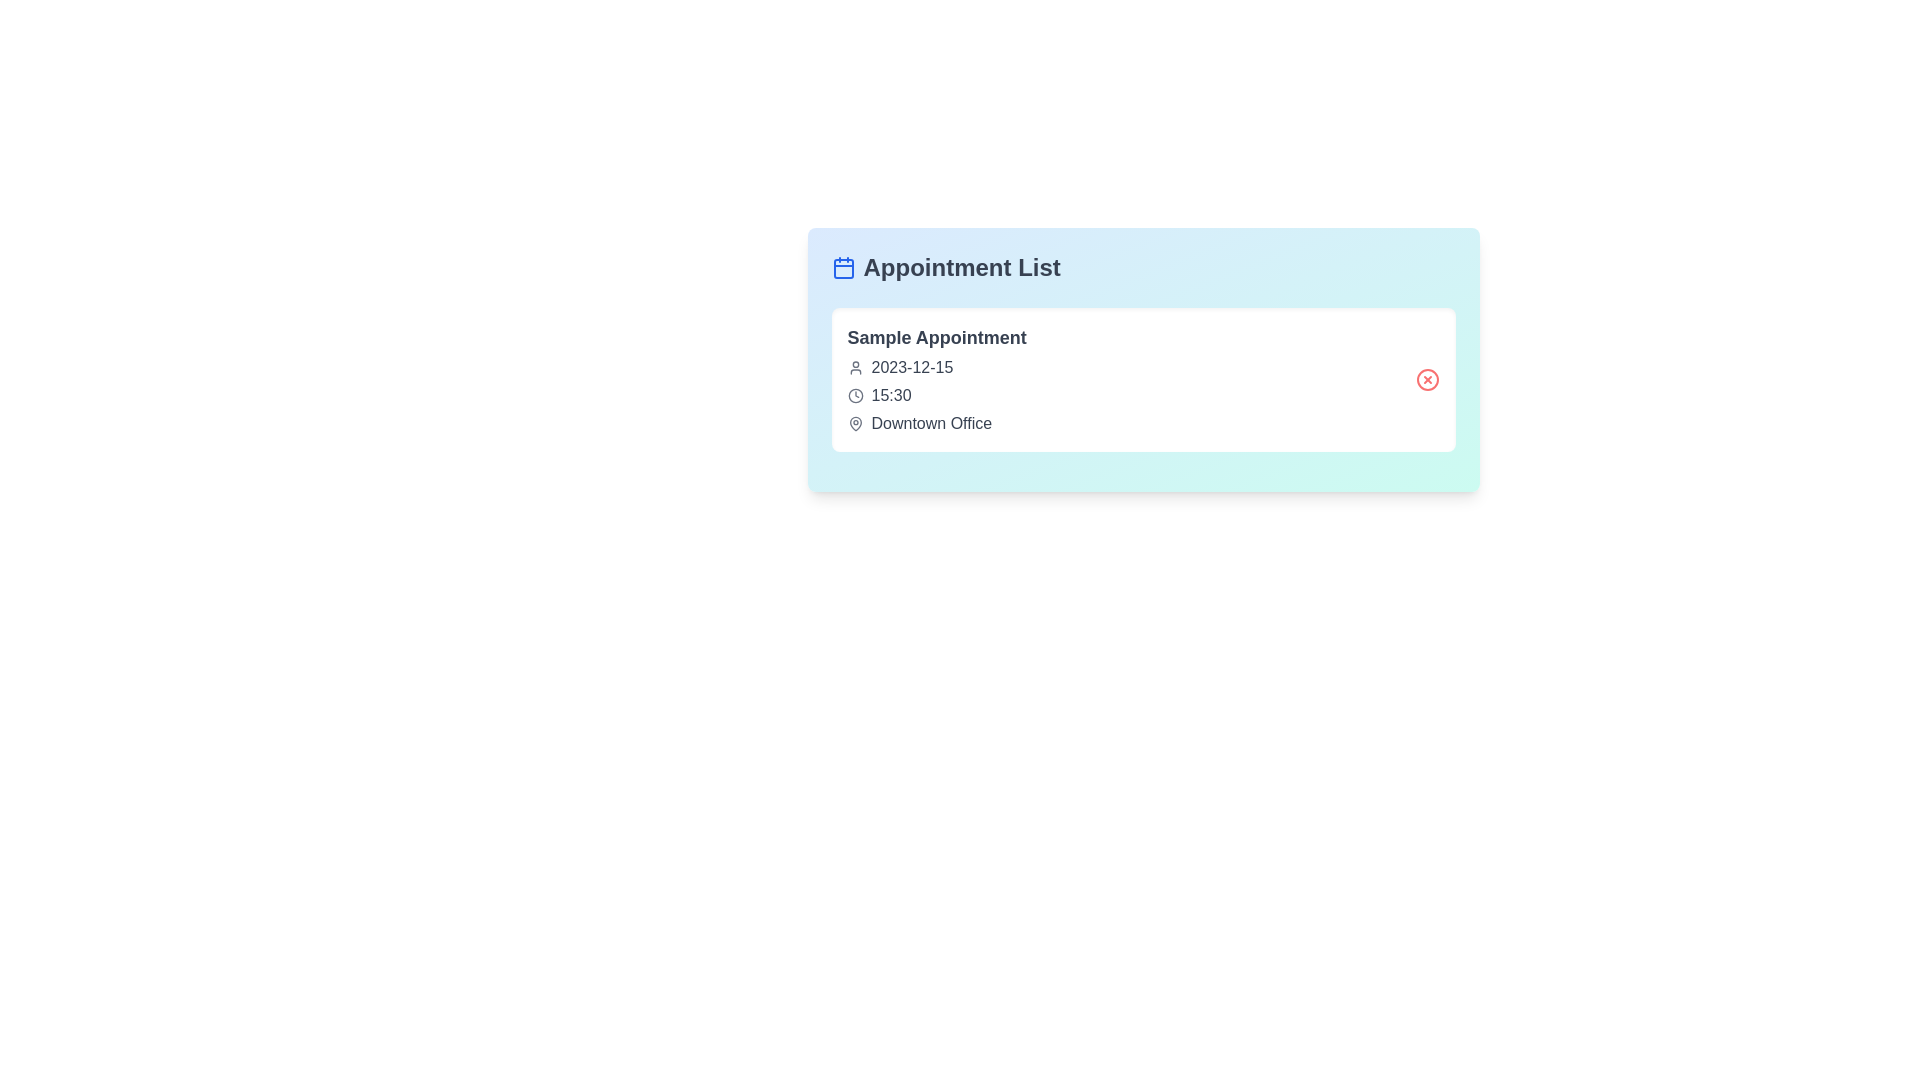 The width and height of the screenshot is (1920, 1080). Describe the element at coordinates (843, 268) in the screenshot. I see `the filled portion of the calendar icon located at the top left of the 'Appointment List' section, which visually represents a specific day` at that location.